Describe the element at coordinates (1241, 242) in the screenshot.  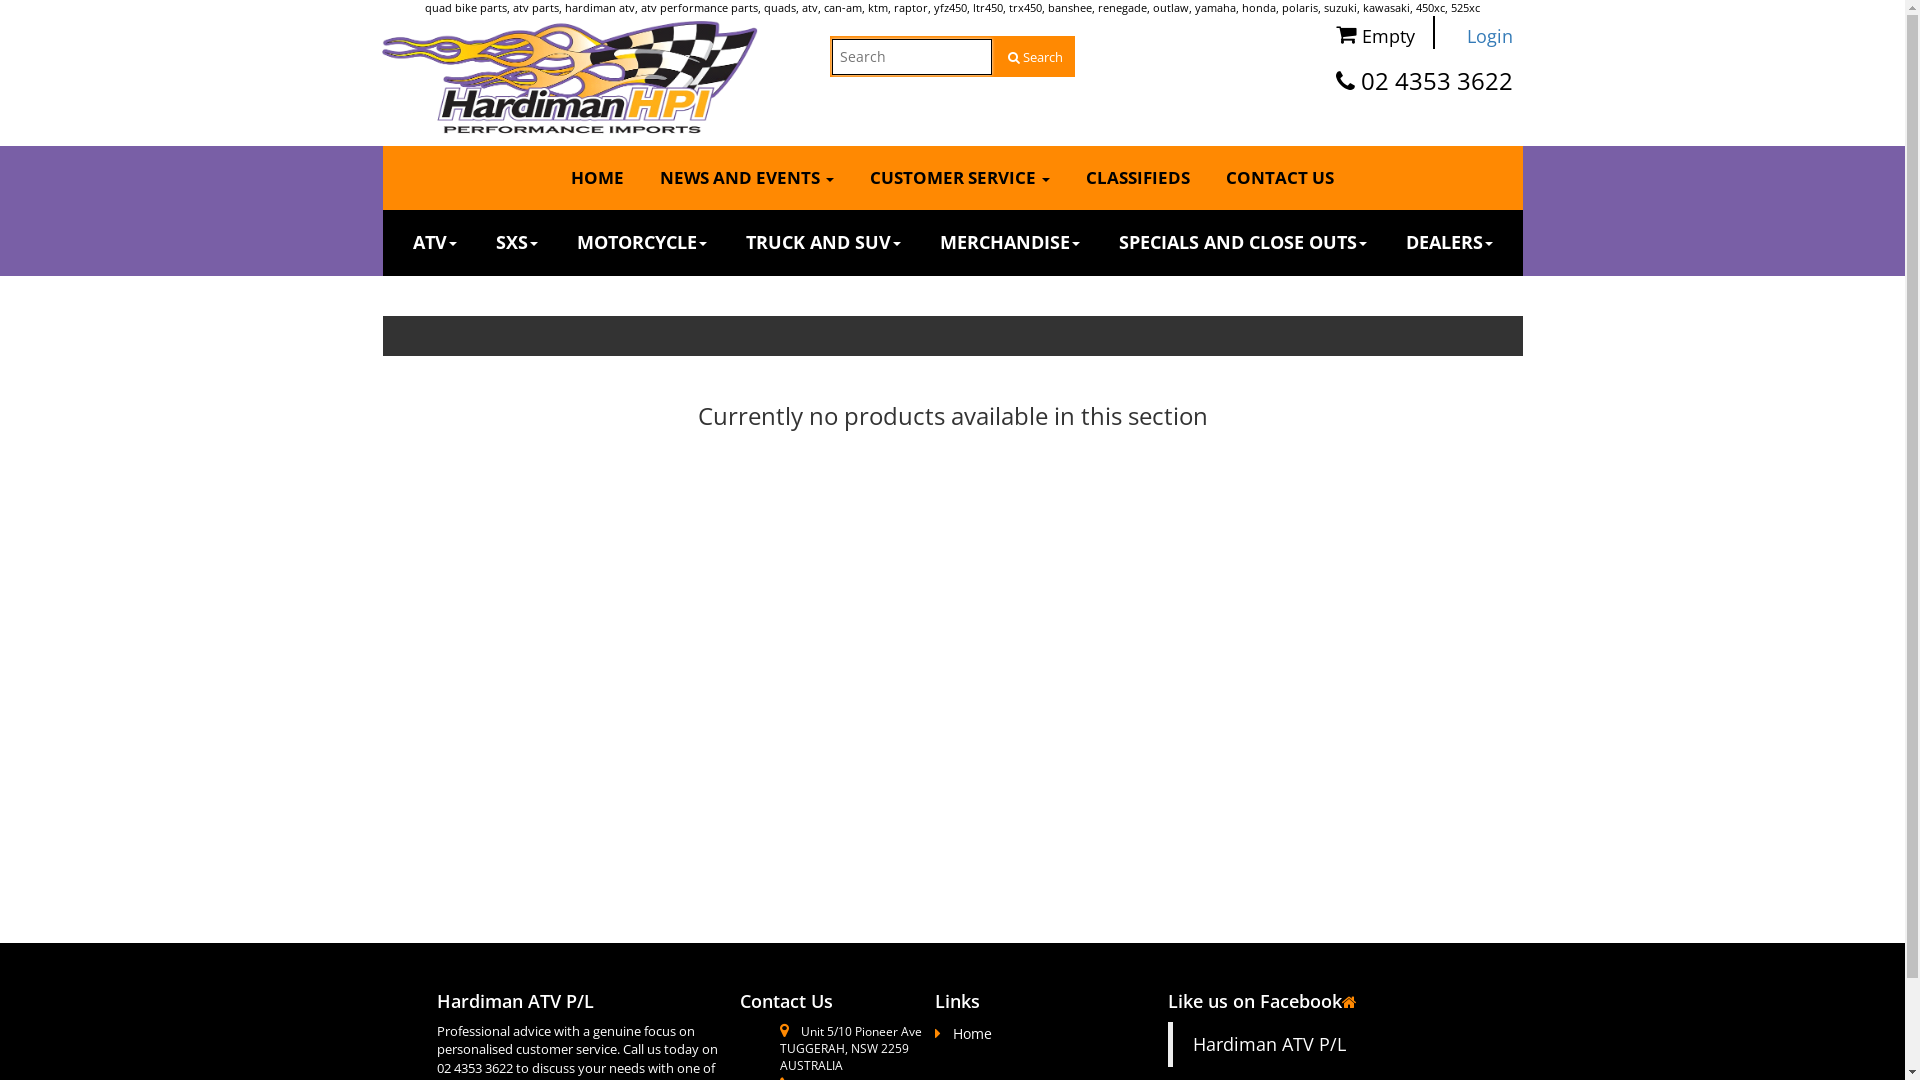
I see `'SPECIALS AND CLOSE OUTS'` at that location.